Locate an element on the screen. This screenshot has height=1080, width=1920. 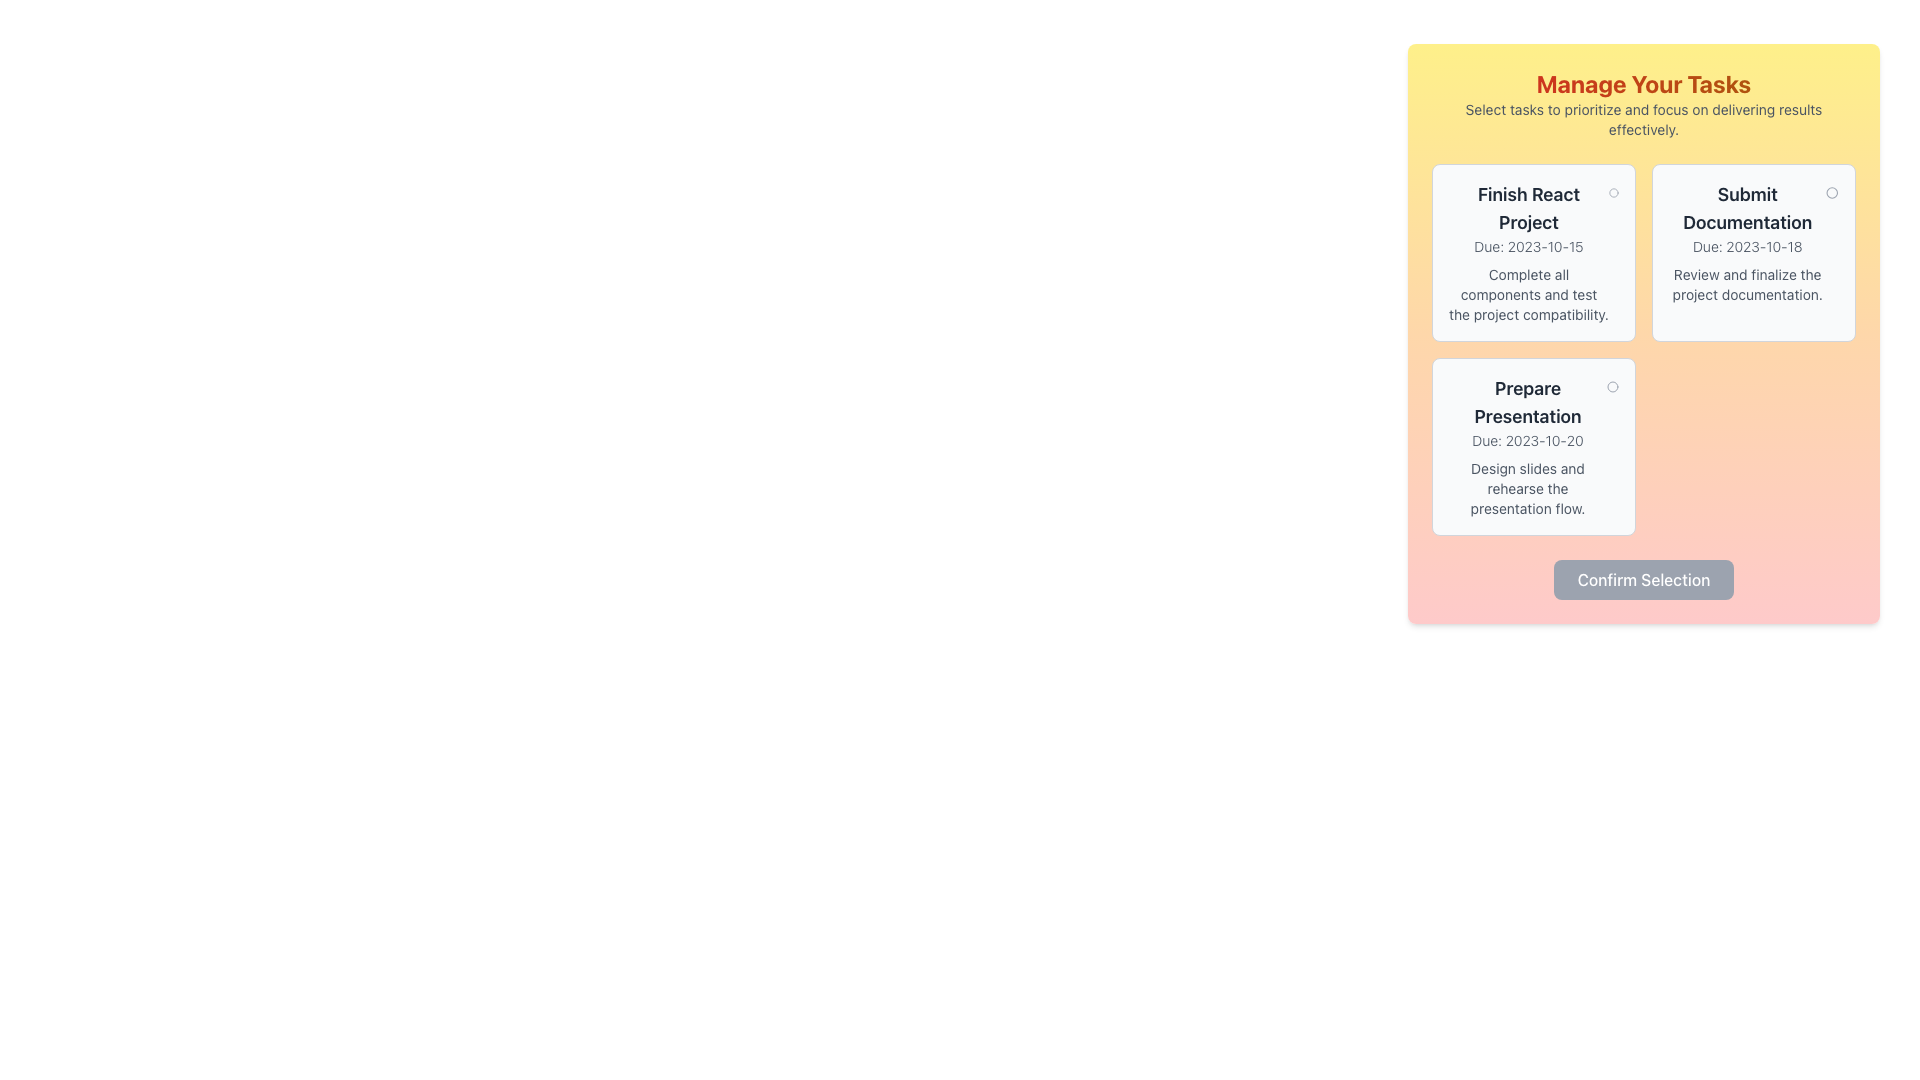
text label displaying 'Due: 2023-10-15' which is located below the heading 'Finish React Project' is located at coordinates (1528, 245).